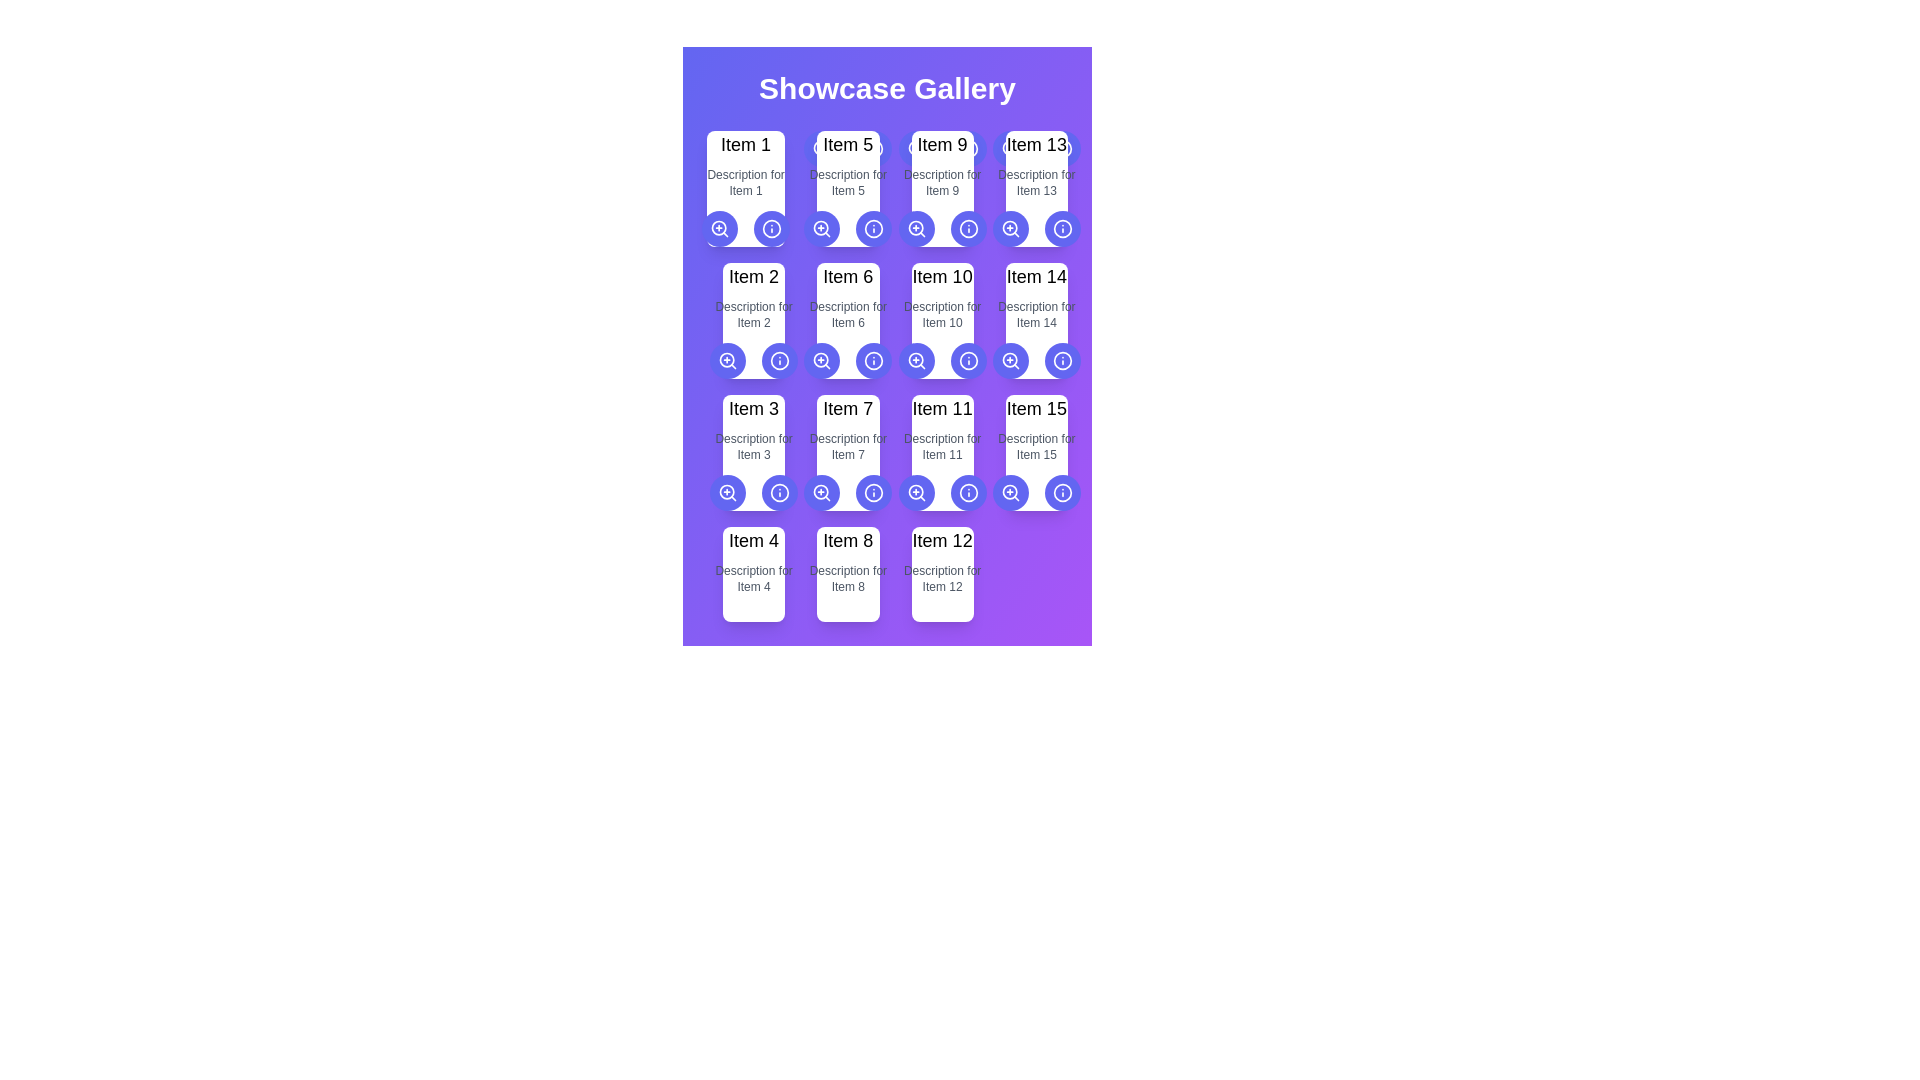  Describe the element at coordinates (968, 148) in the screenshot. I see `the circular button with an indigo background featuring a white 'information' icon, positioned to the right of the 'zoom' button in the horizontal group below 'Item 9'` at that location.